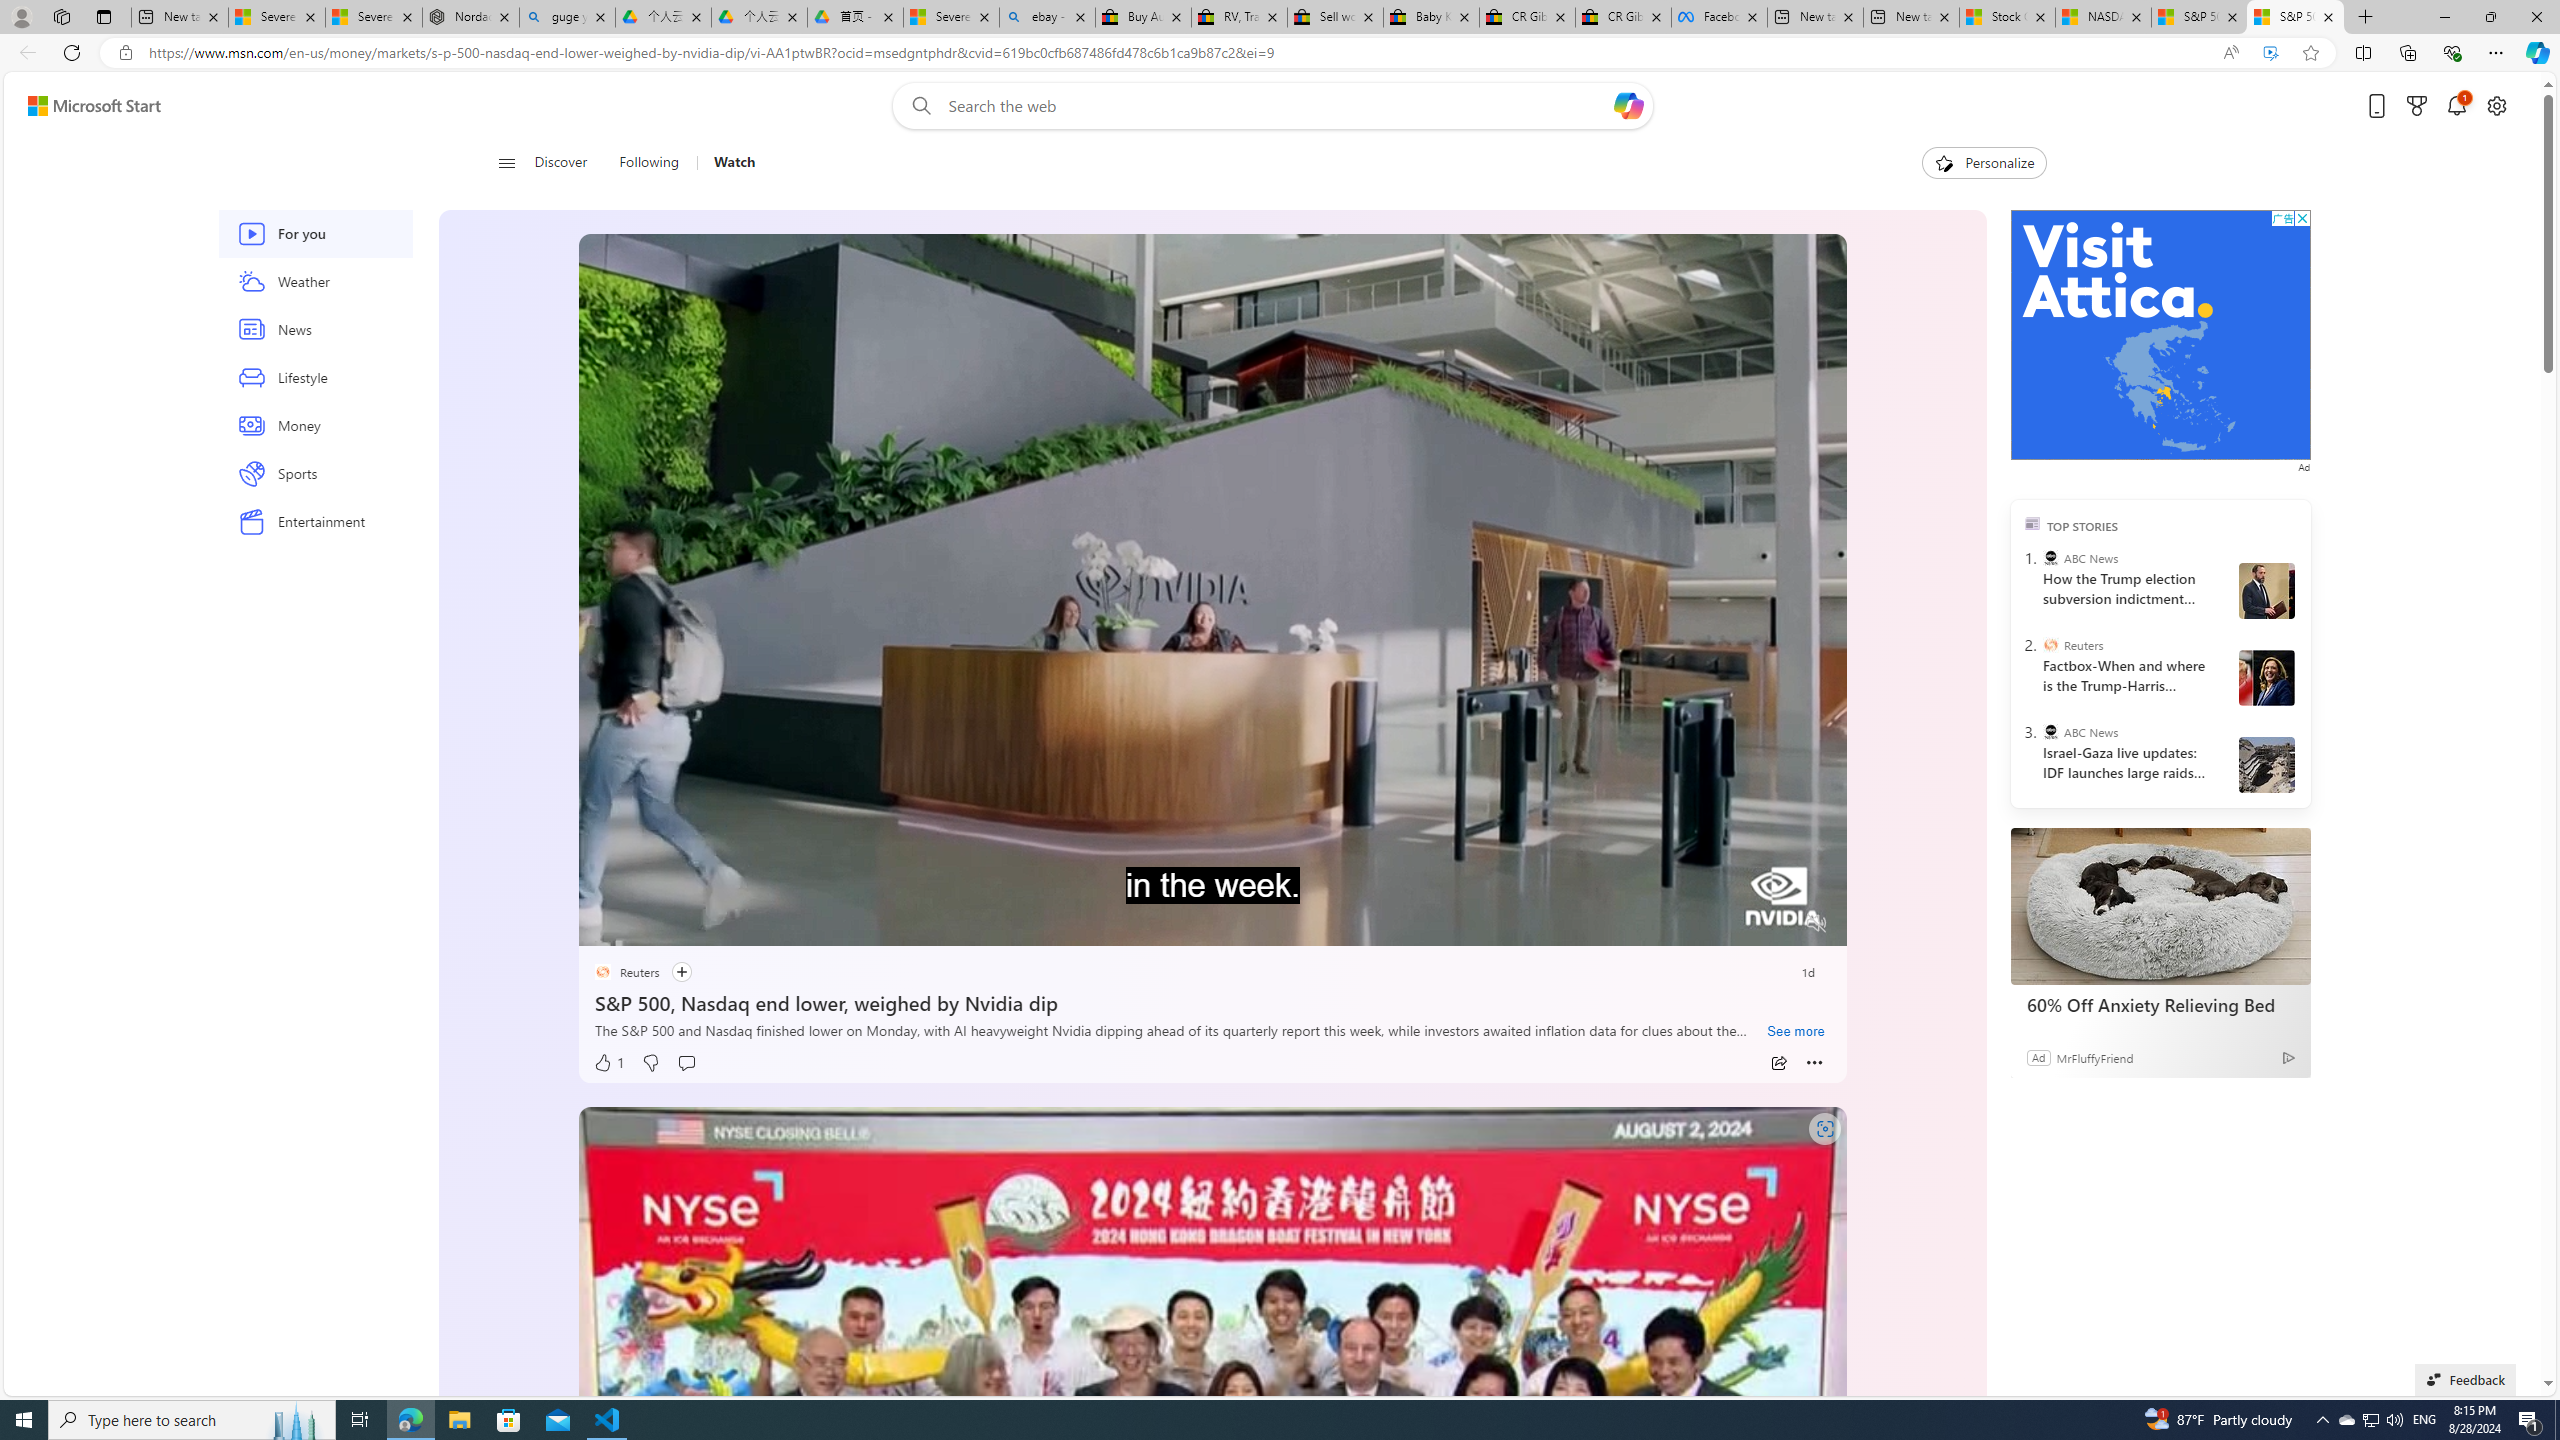 The height and width of the screenshot is (1440, 2560). Describe the element at coordinates (1239, 16) in the screenshot. I see `'RV, Trailer & Camper Steps & Ladders for sale | eBay'` at that location.